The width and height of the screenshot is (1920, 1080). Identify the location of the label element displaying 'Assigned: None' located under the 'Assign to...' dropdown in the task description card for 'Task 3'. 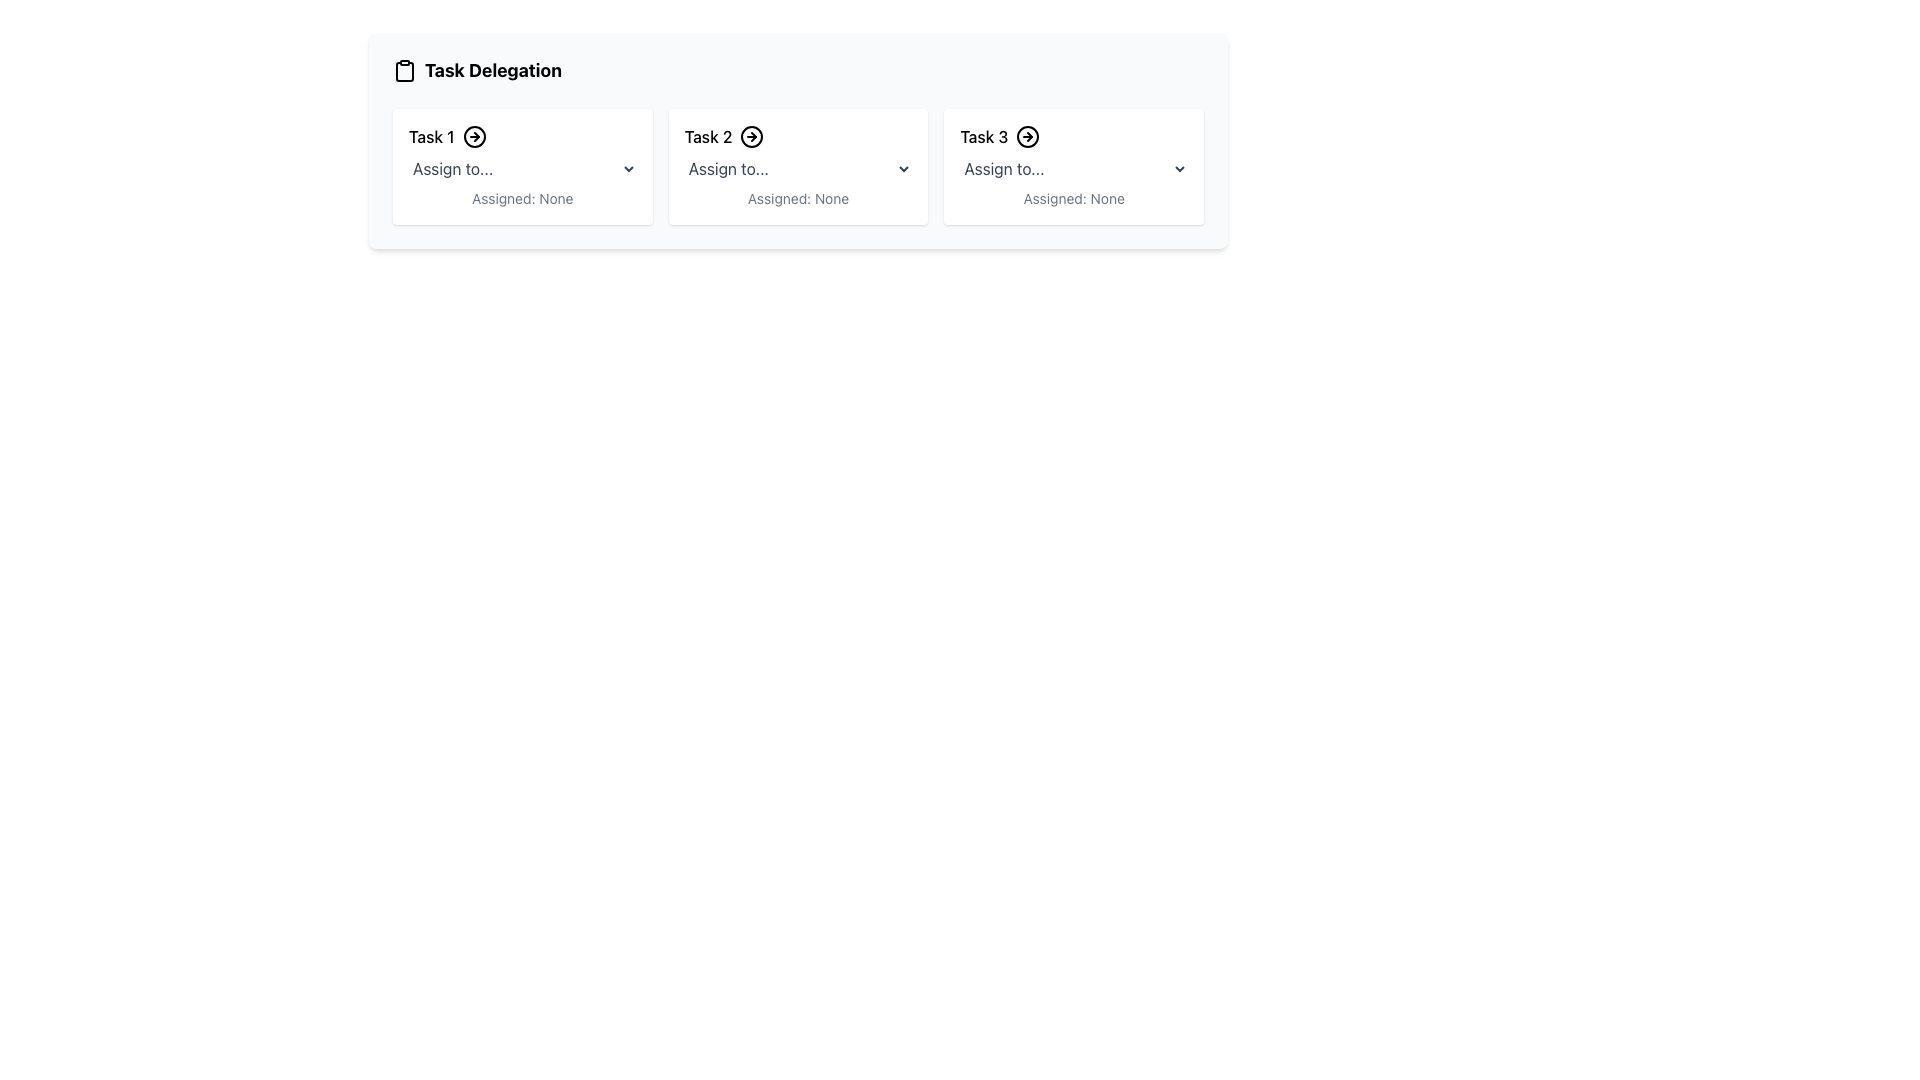
(1073, 199).